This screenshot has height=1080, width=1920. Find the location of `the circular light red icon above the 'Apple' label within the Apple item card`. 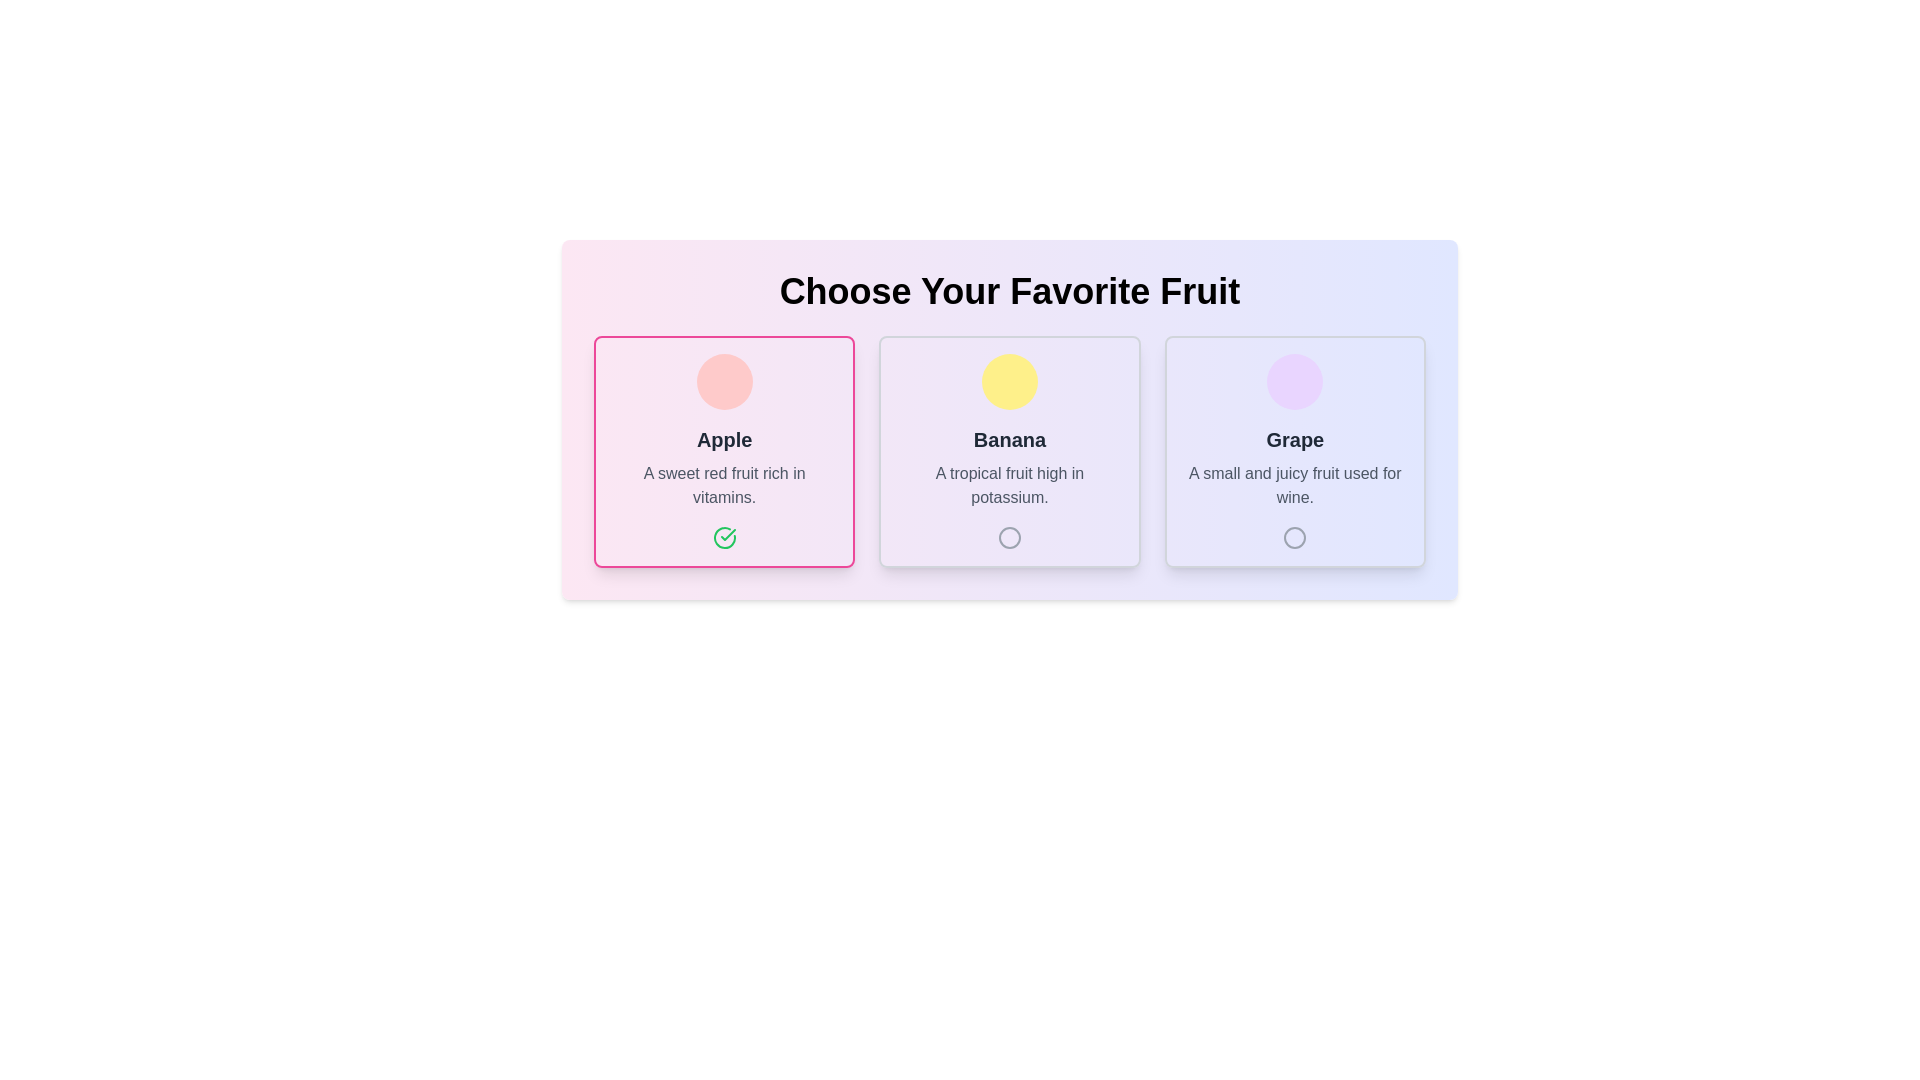

the circular light red icon above the 'Apple' label within the Apple item card is located at coordinates (723, 381).